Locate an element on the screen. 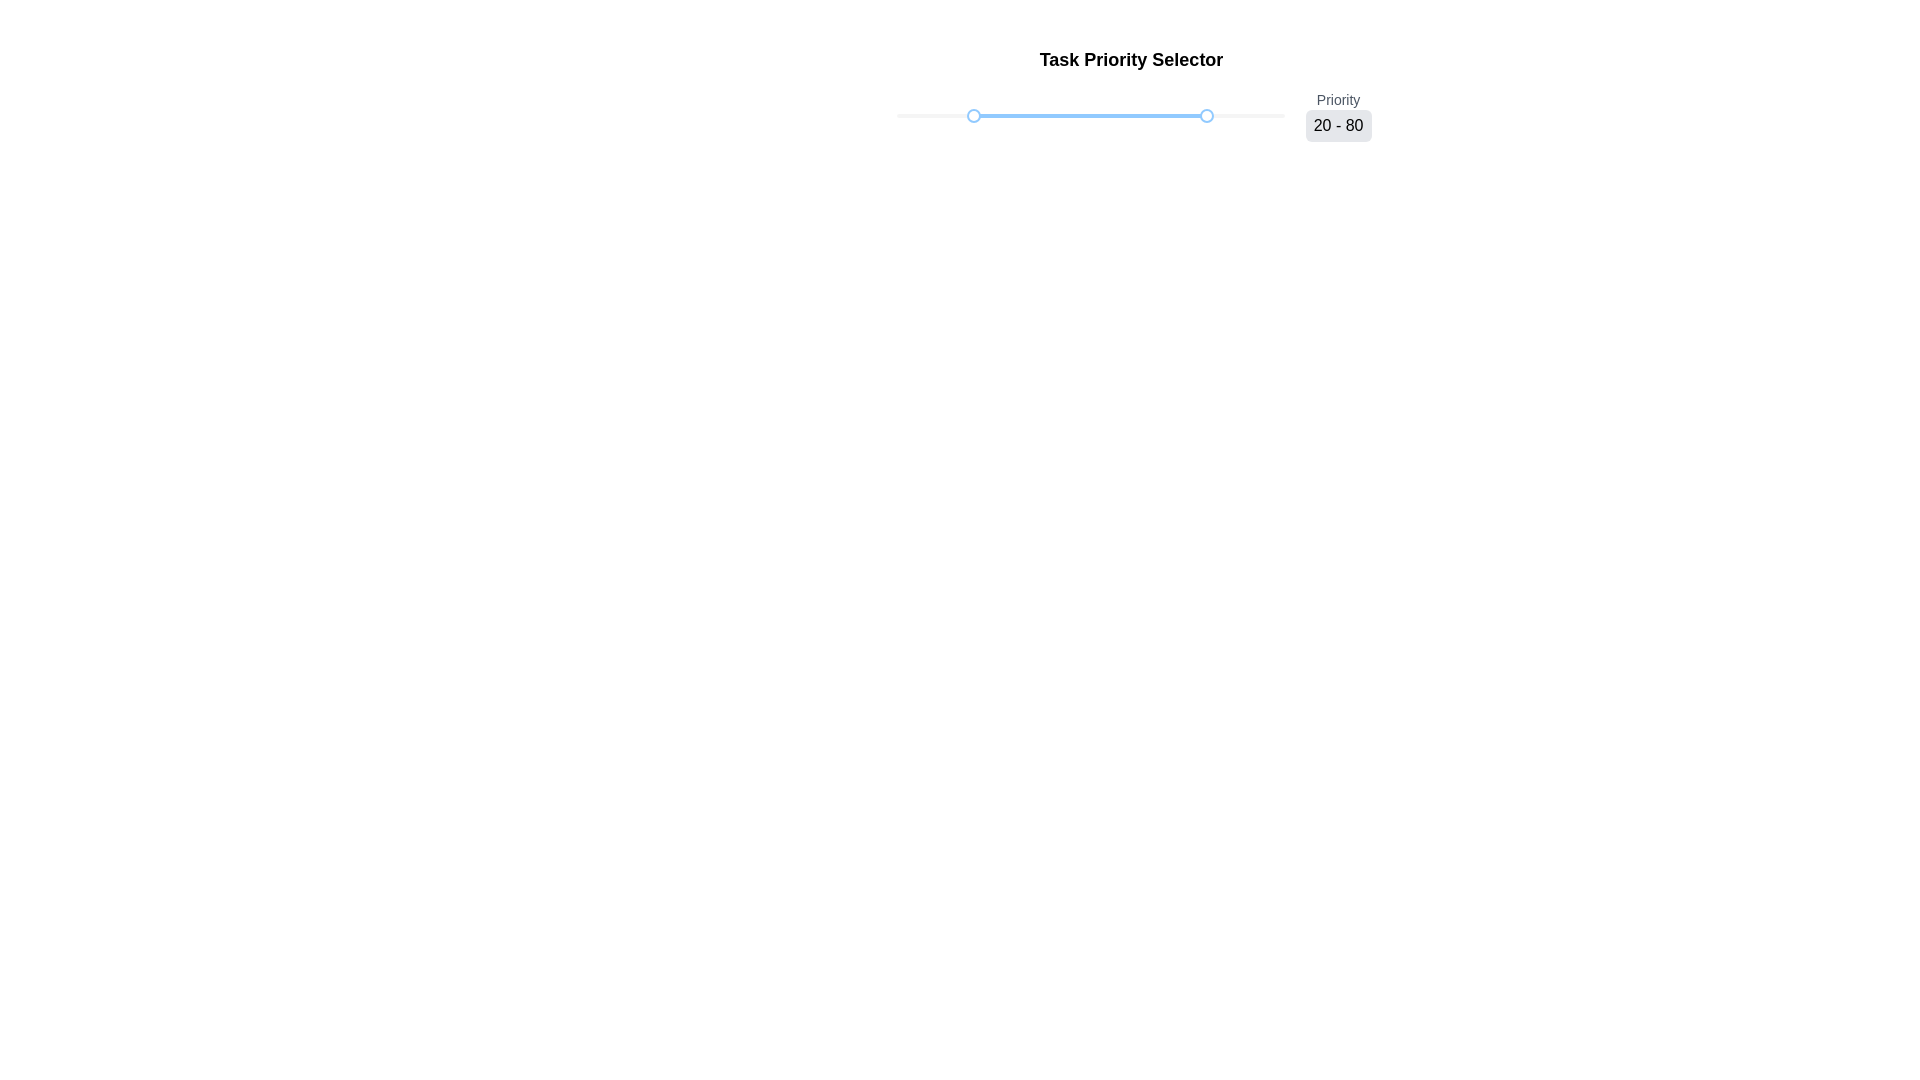 This screenshot has height=1080, width=1920. the filled track portion of the slider component, which visually represents the range between the two handles, from 20% to 80% is located at coordinates (1089, 115).